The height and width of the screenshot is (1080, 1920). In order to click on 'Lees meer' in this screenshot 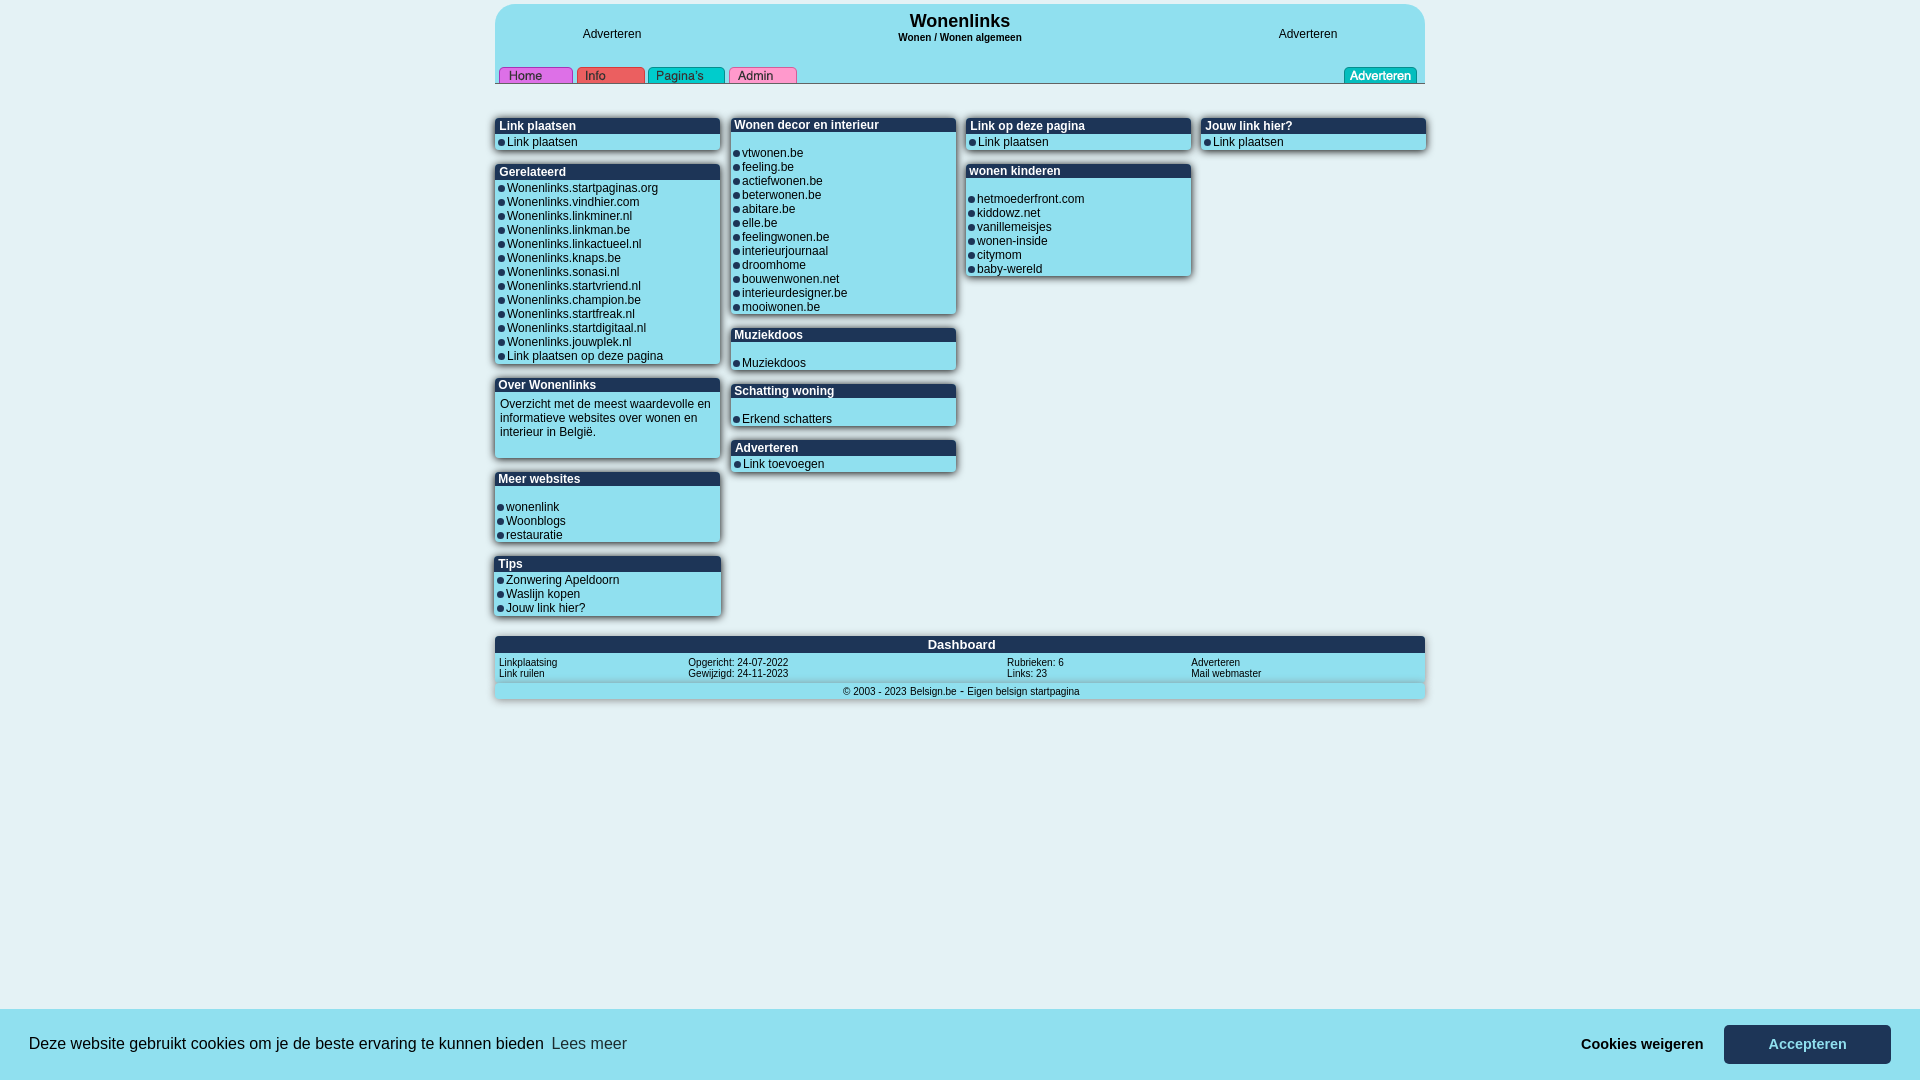, I will do `click(588, 1043)`.